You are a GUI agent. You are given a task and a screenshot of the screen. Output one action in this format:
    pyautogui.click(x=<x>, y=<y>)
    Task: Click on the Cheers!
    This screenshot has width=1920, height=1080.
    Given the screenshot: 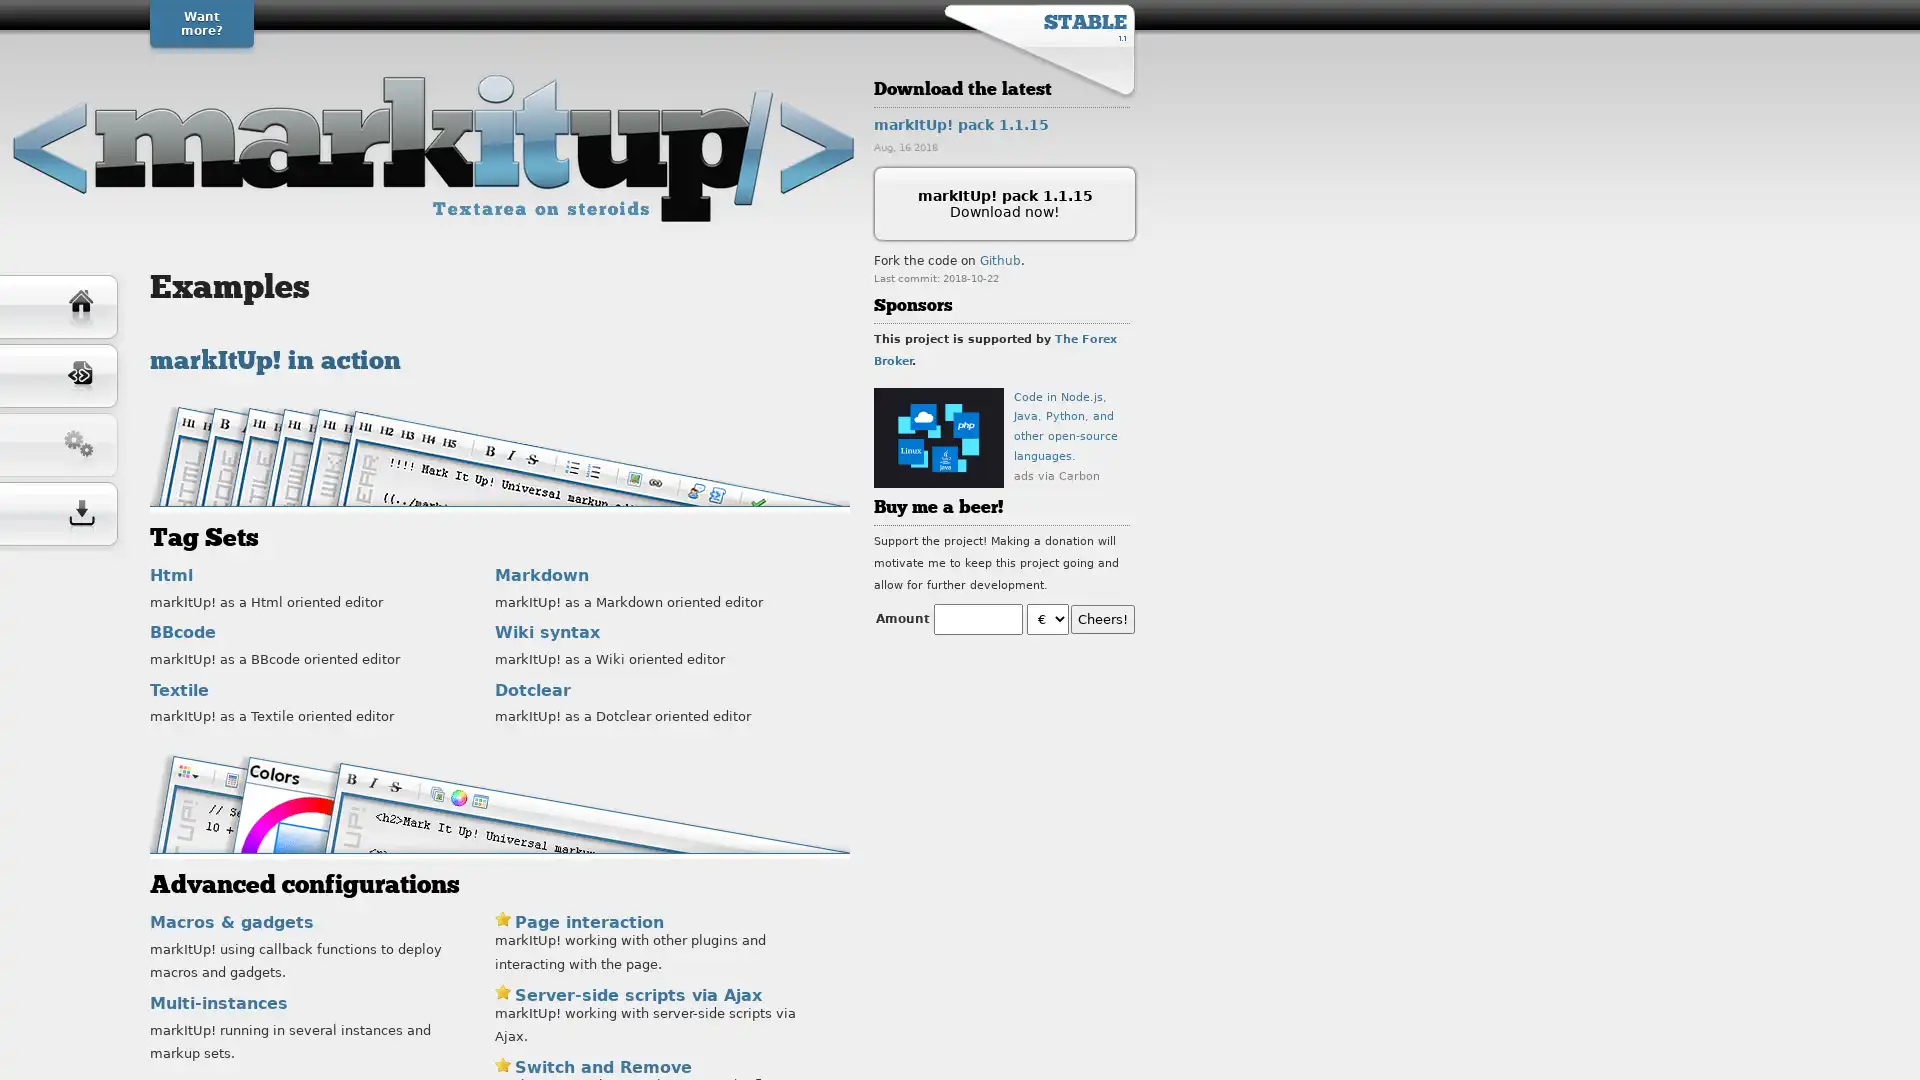 What is the action you would take?
    pyautogui.click(x=1102, y=618)
    